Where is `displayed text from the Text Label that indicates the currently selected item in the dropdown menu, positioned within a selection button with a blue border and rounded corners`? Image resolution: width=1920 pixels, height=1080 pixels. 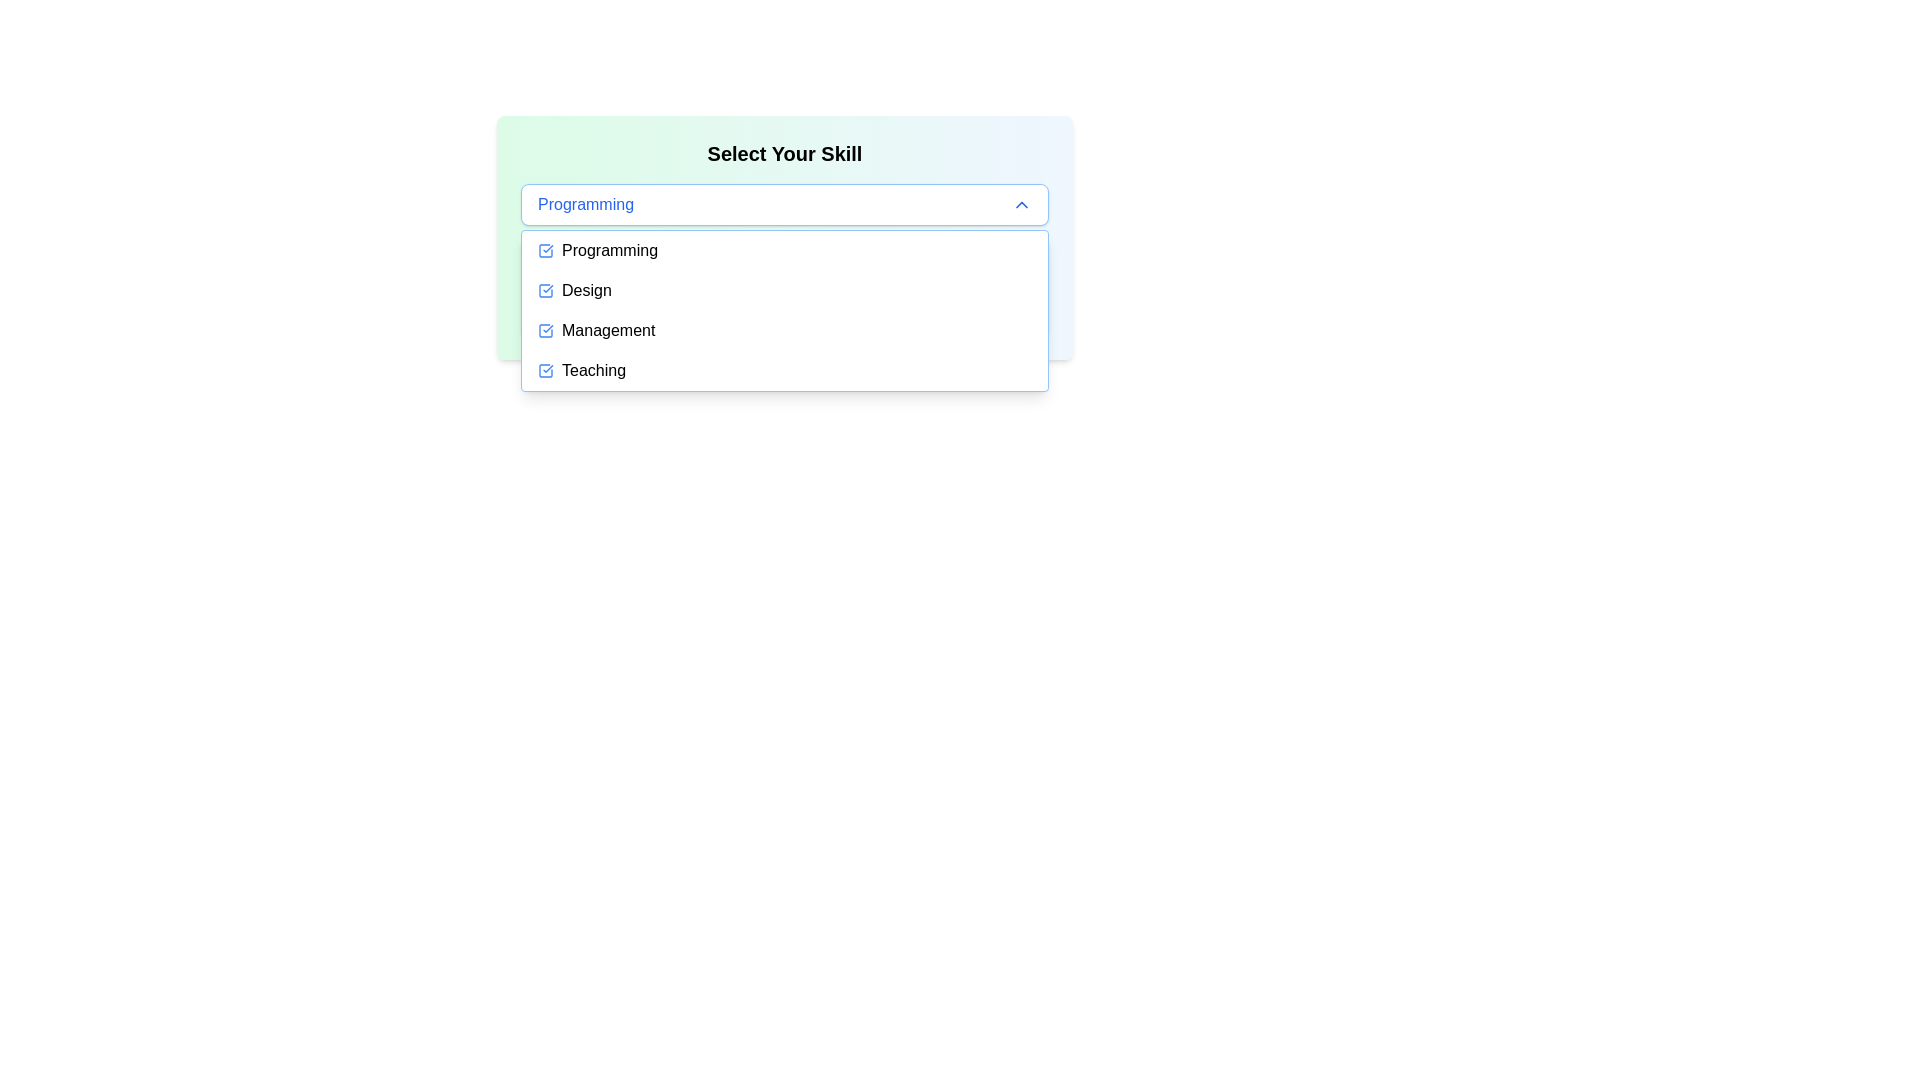
displayed text from the Text Label that indicates the currently selected item in the dropdown menu, positioned within a selection button with a blue border and rounded corners is located at coordinates (584, 204).